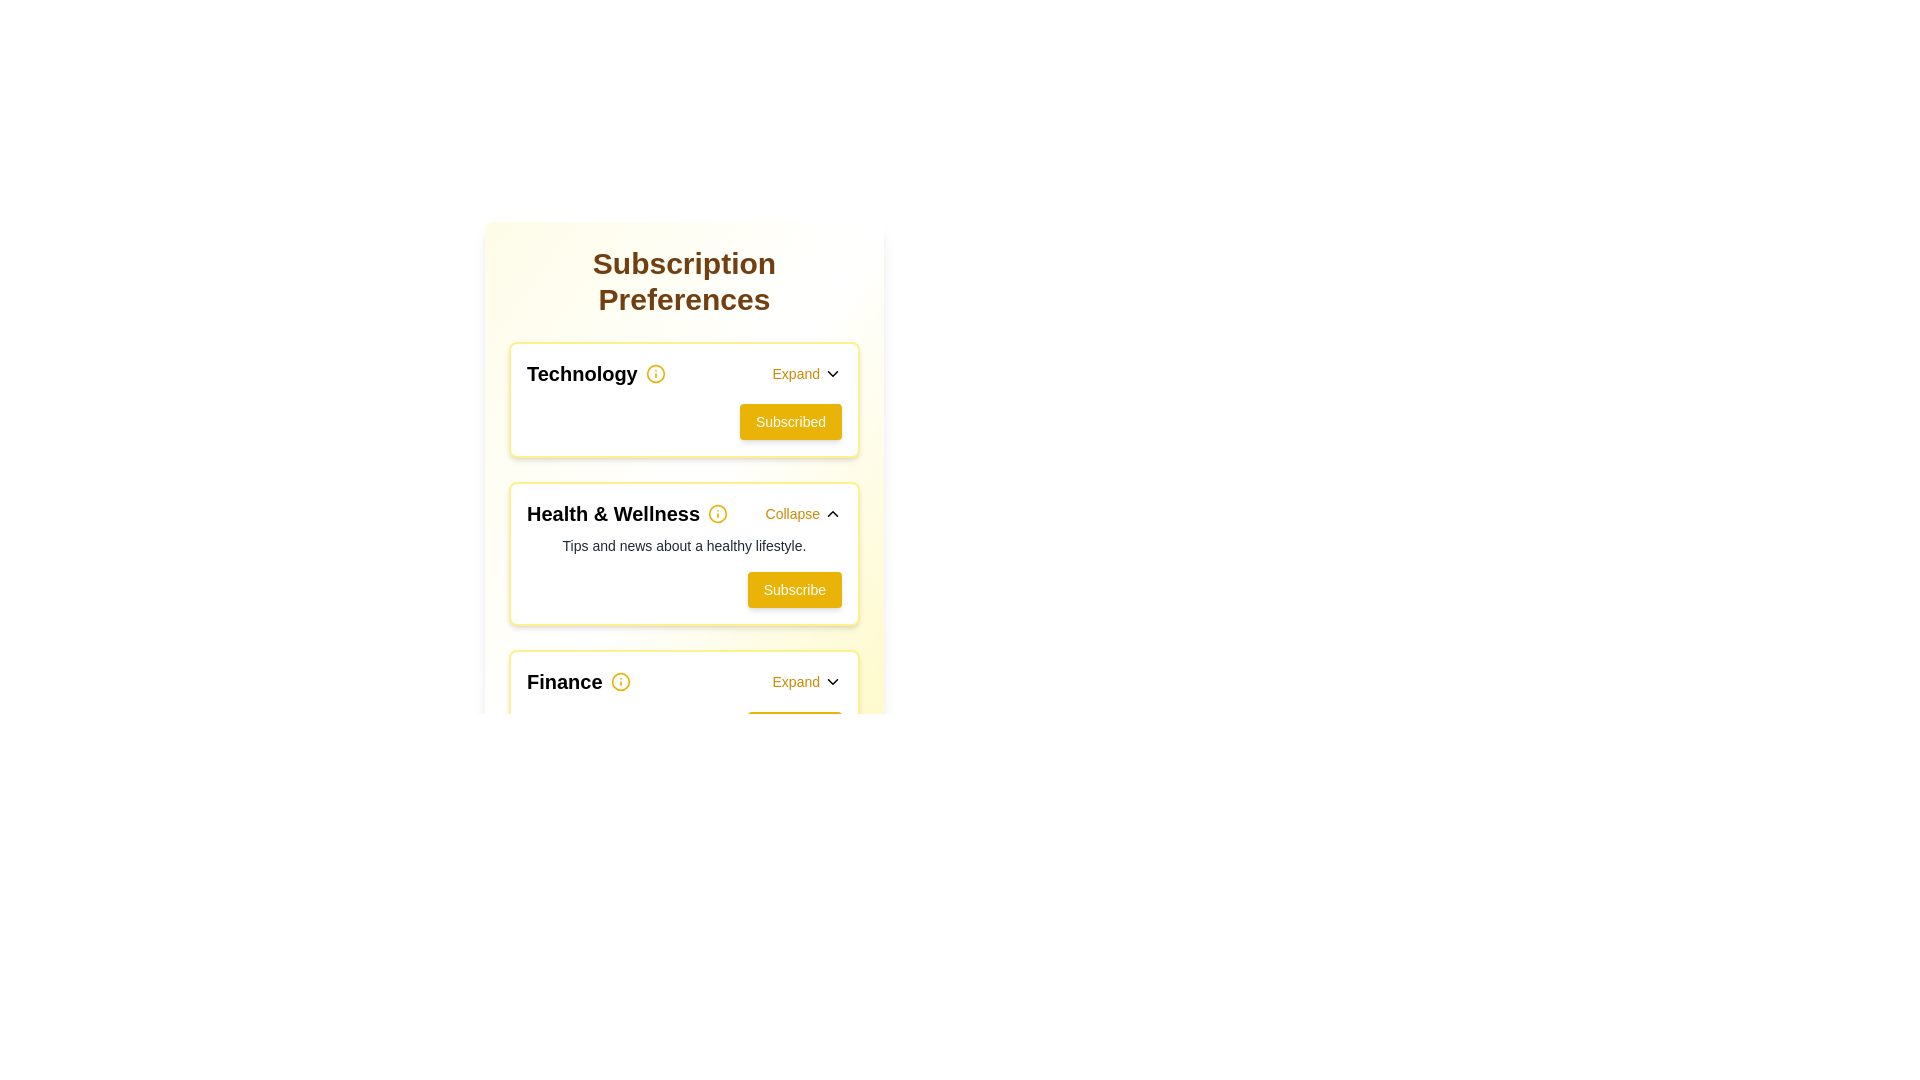 This screenshot has height=1080, width=1920. I want to click on text label providing a description of the 'Health & Wellness' subscription option located in the second box labeled 'Health & Wellness' above the 'Subscribe' button, so click(684, 546).